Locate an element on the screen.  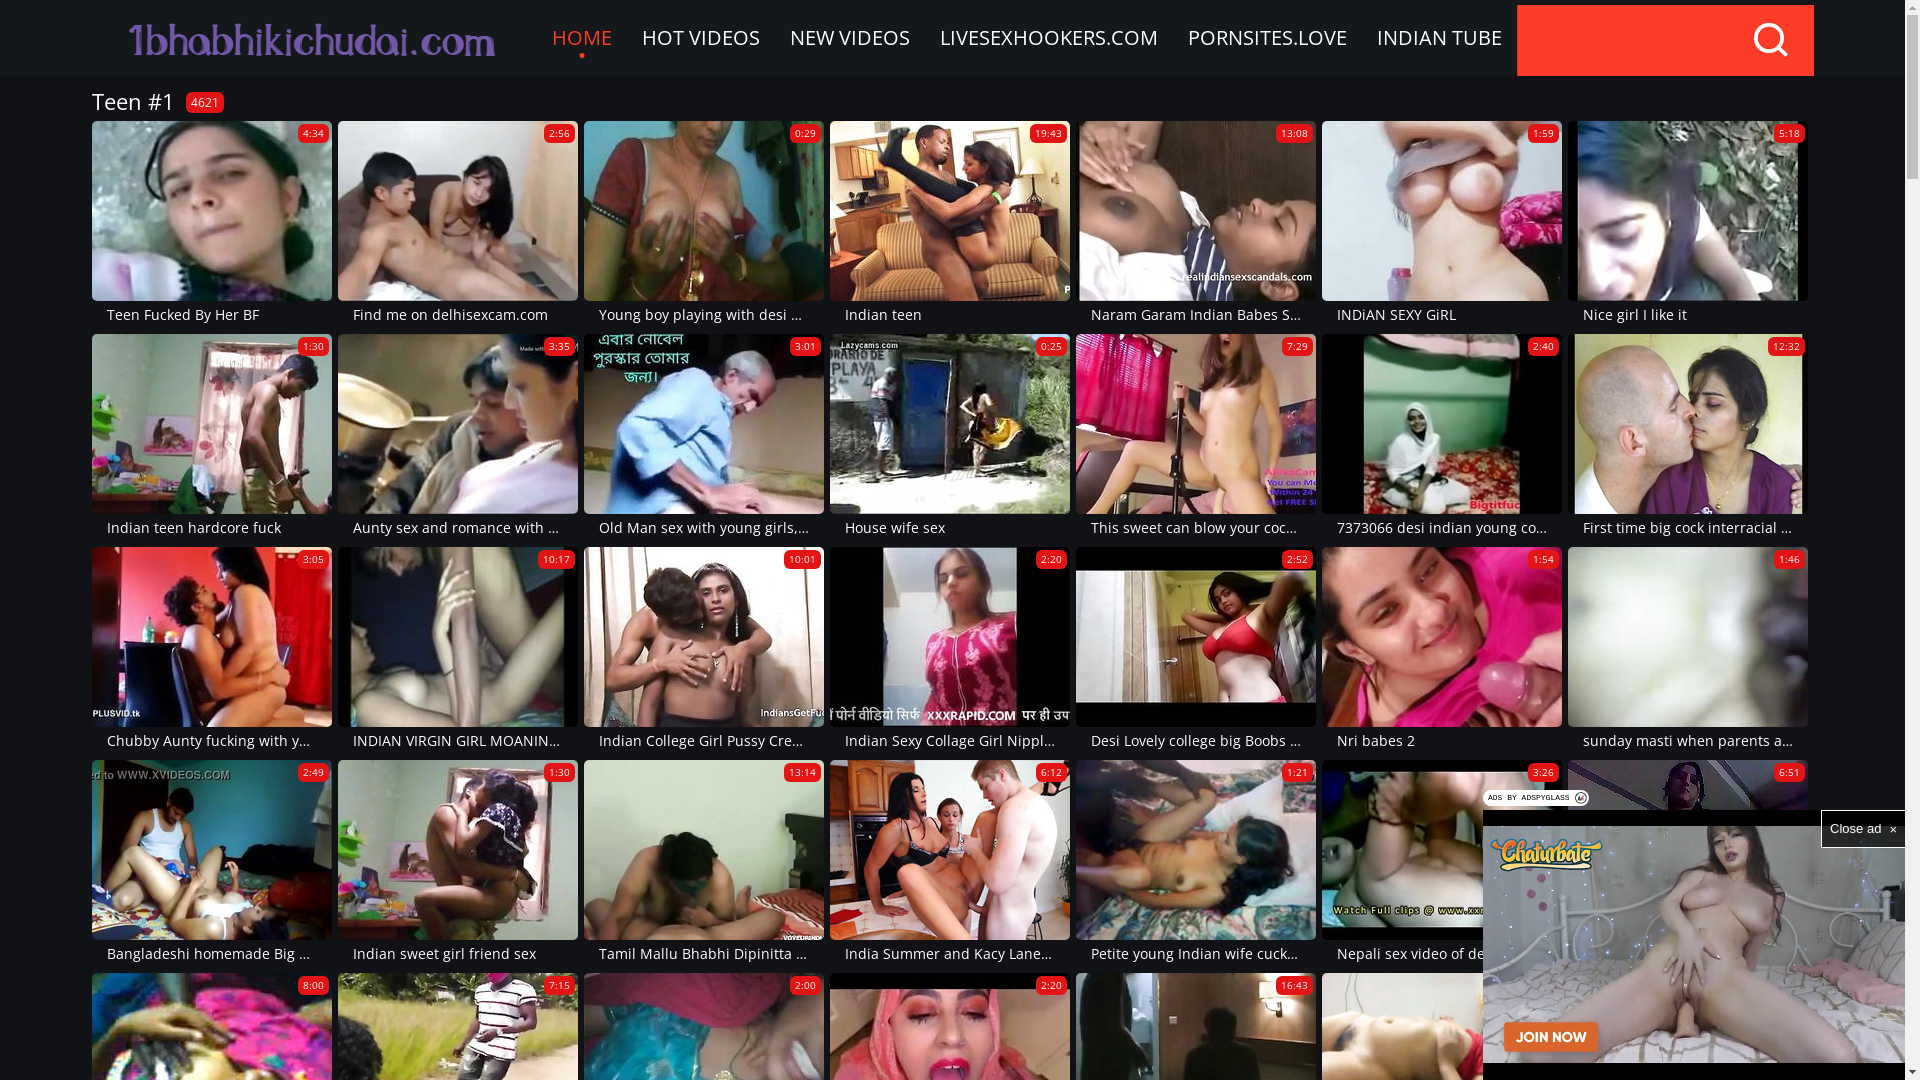
'4:34 is located at coordinates (211, 224).